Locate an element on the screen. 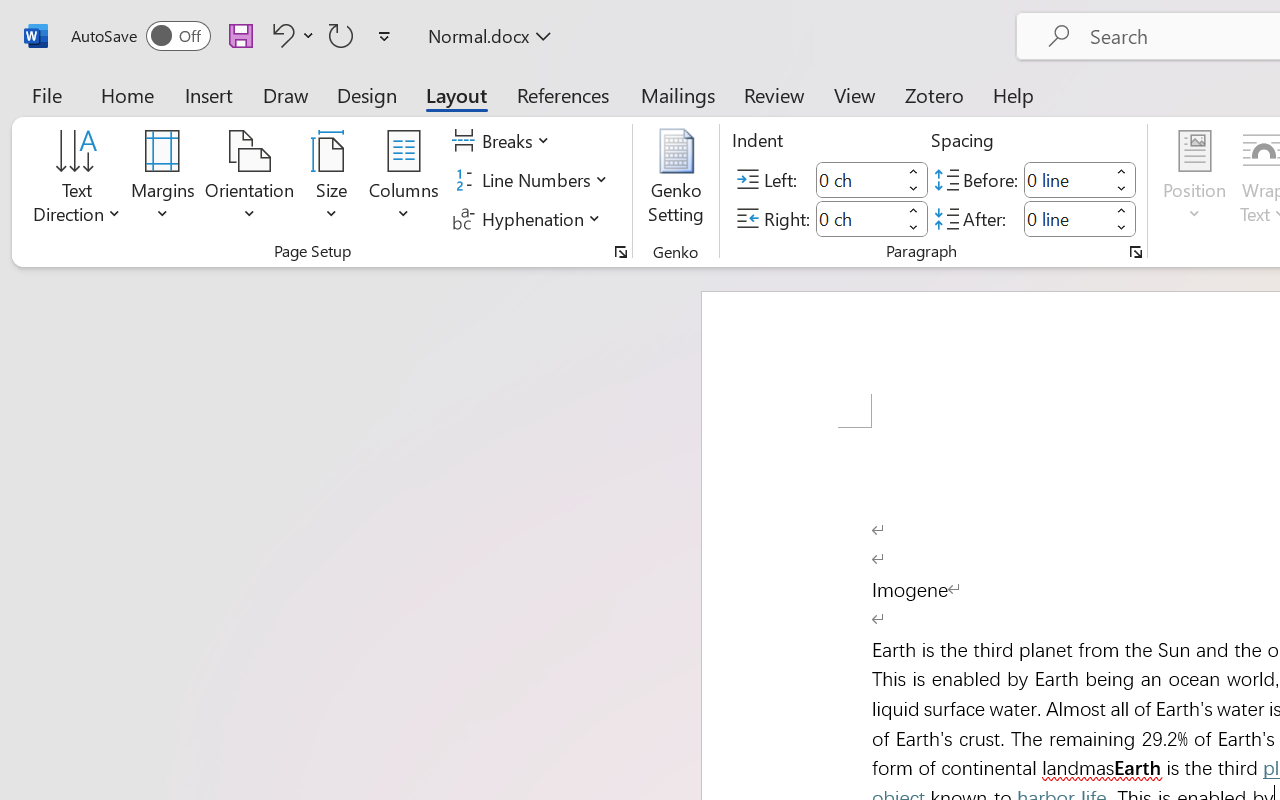  'Undo Paste Destination Formatting' is located at coordinates (289, 34).